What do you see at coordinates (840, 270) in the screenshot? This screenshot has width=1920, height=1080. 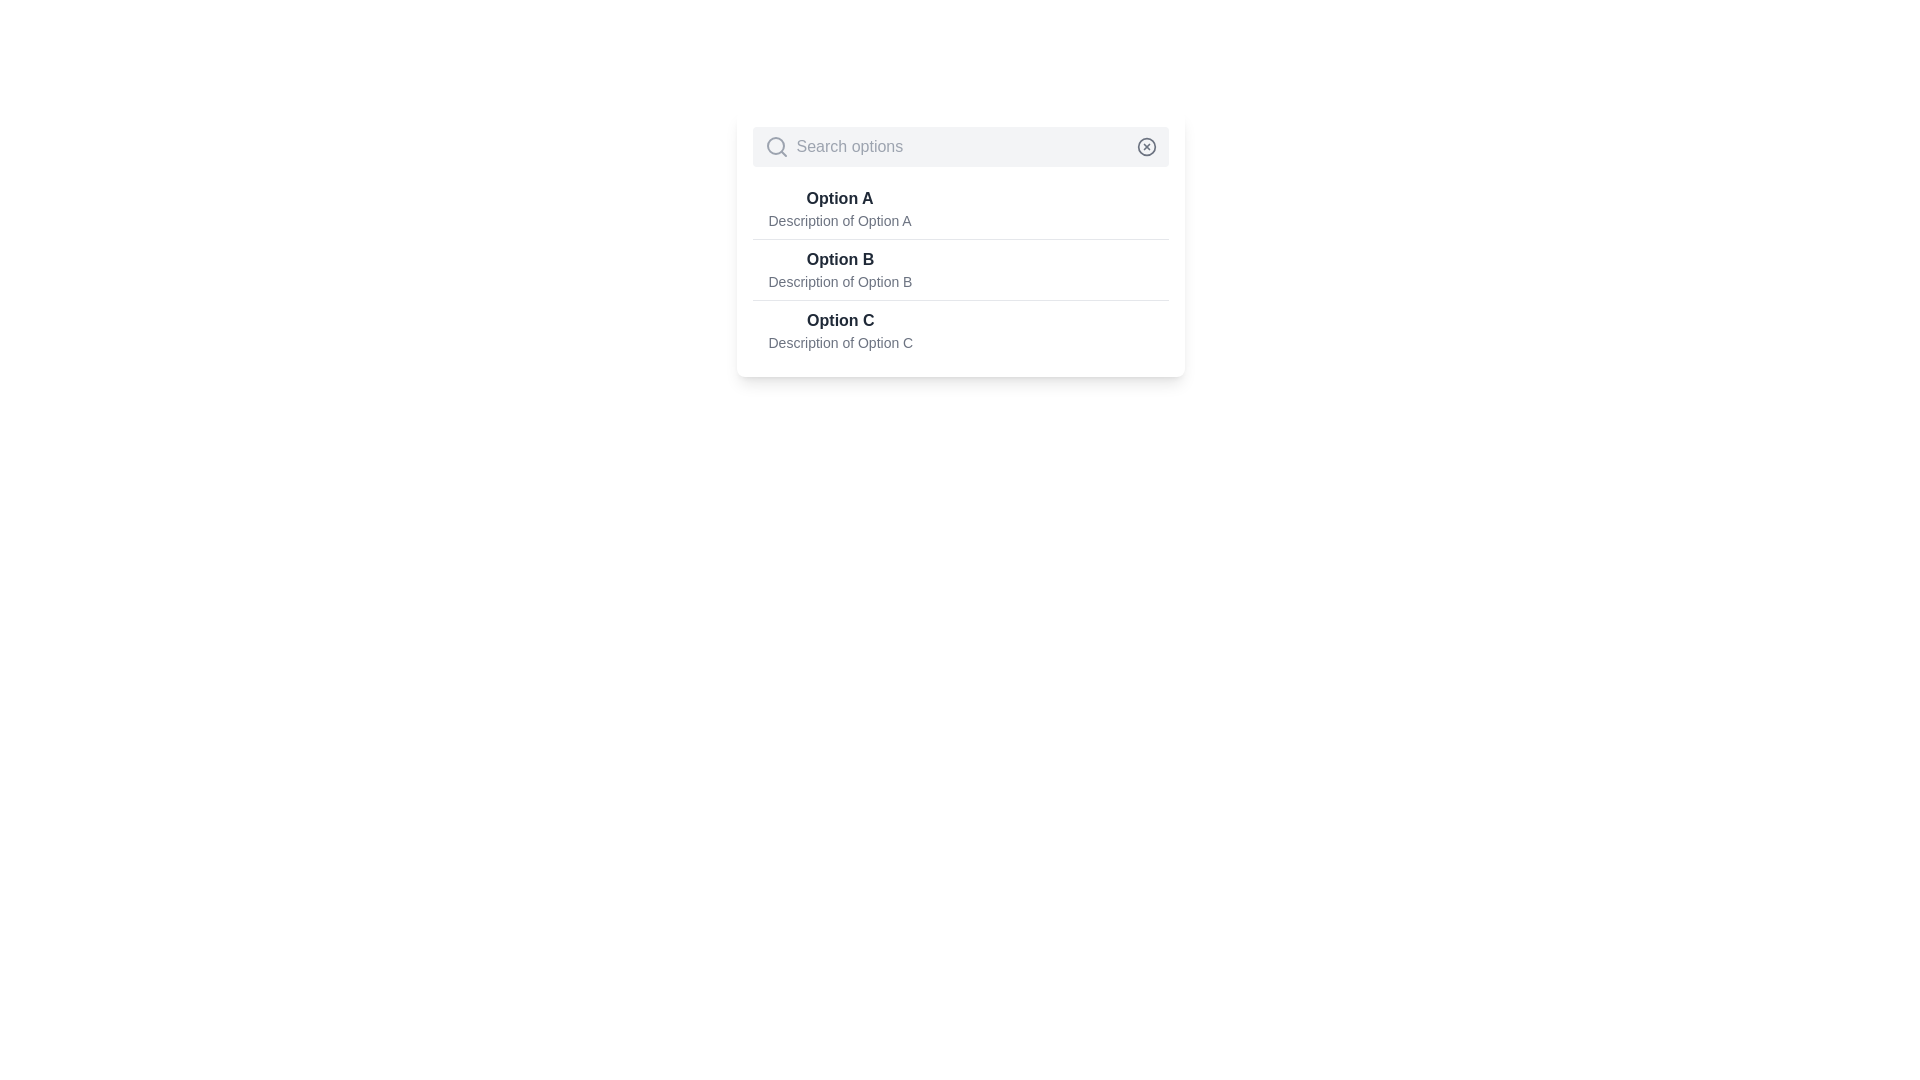 I see `the List item labeled 'Option B' which contains a bold title and a smaller description` at bounding box center [840, 270].